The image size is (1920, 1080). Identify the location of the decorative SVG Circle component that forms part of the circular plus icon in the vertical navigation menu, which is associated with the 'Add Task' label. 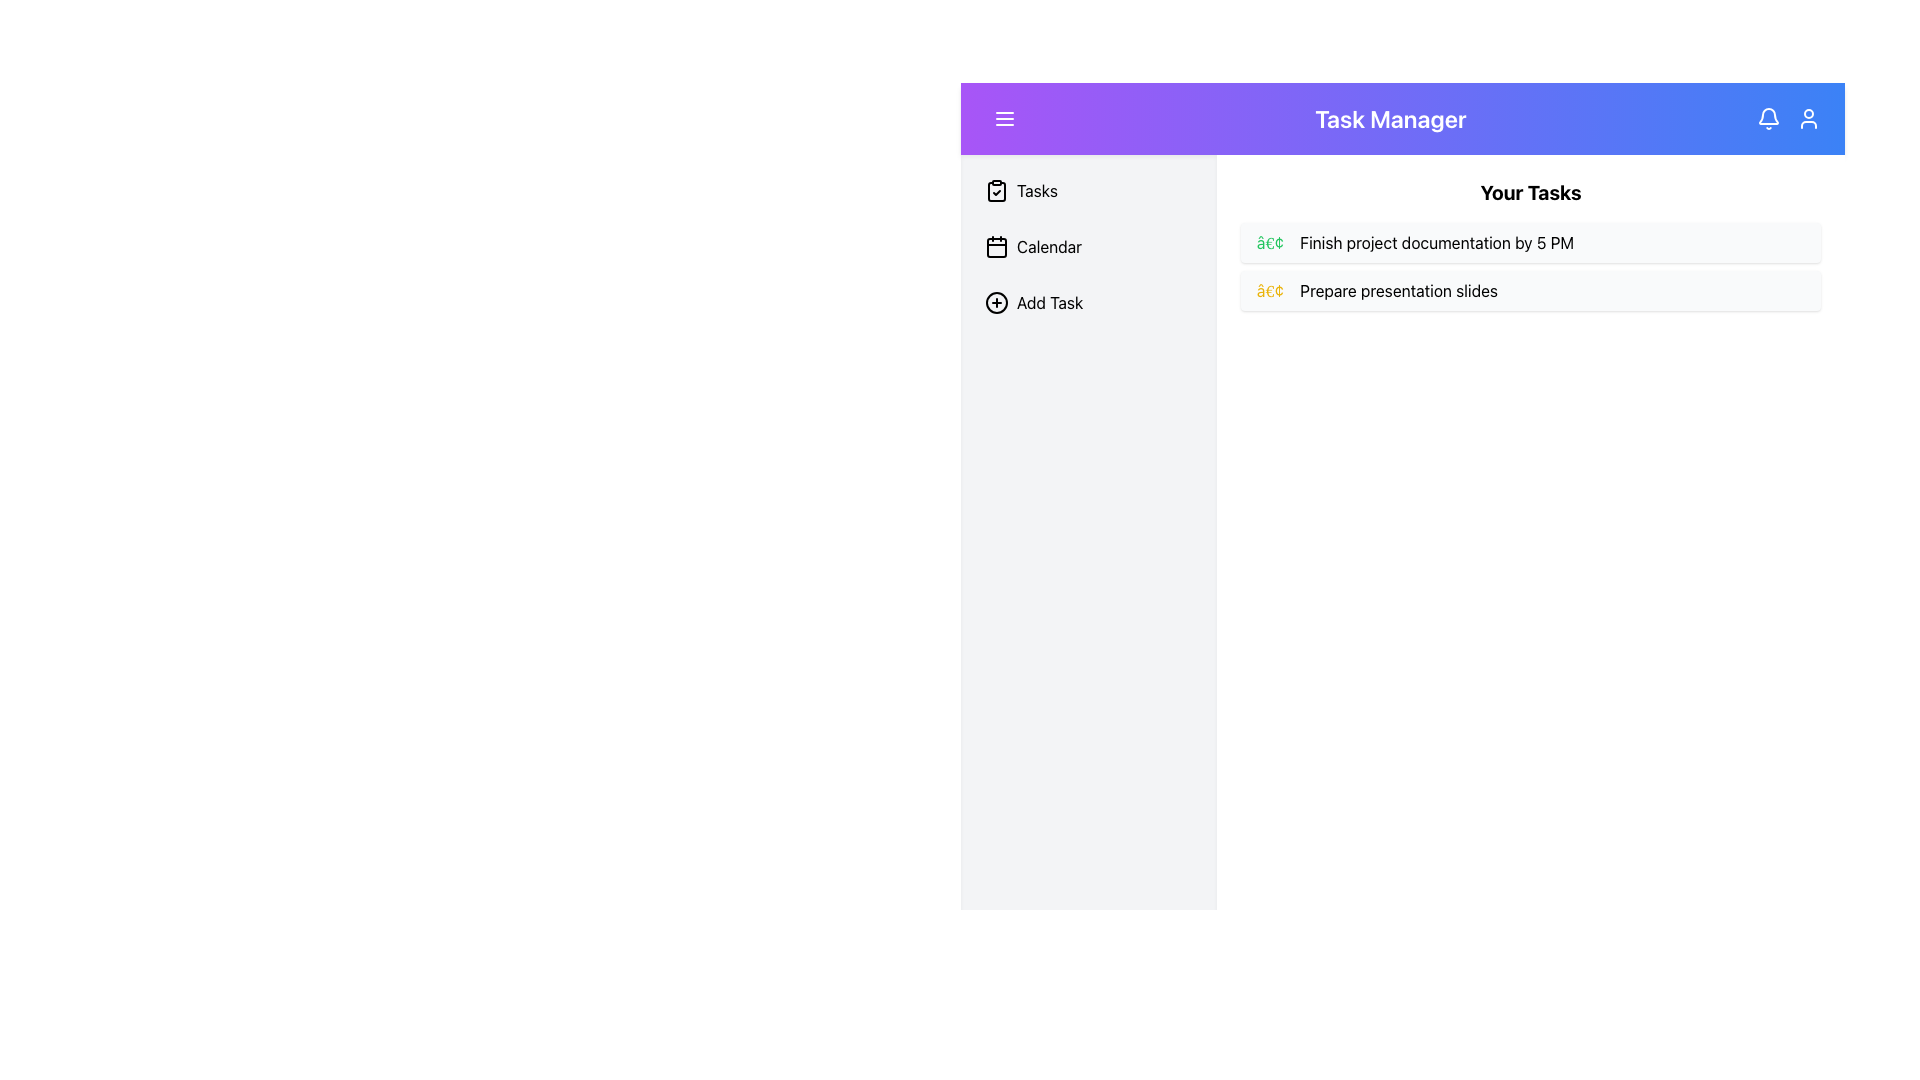
(997, 303).